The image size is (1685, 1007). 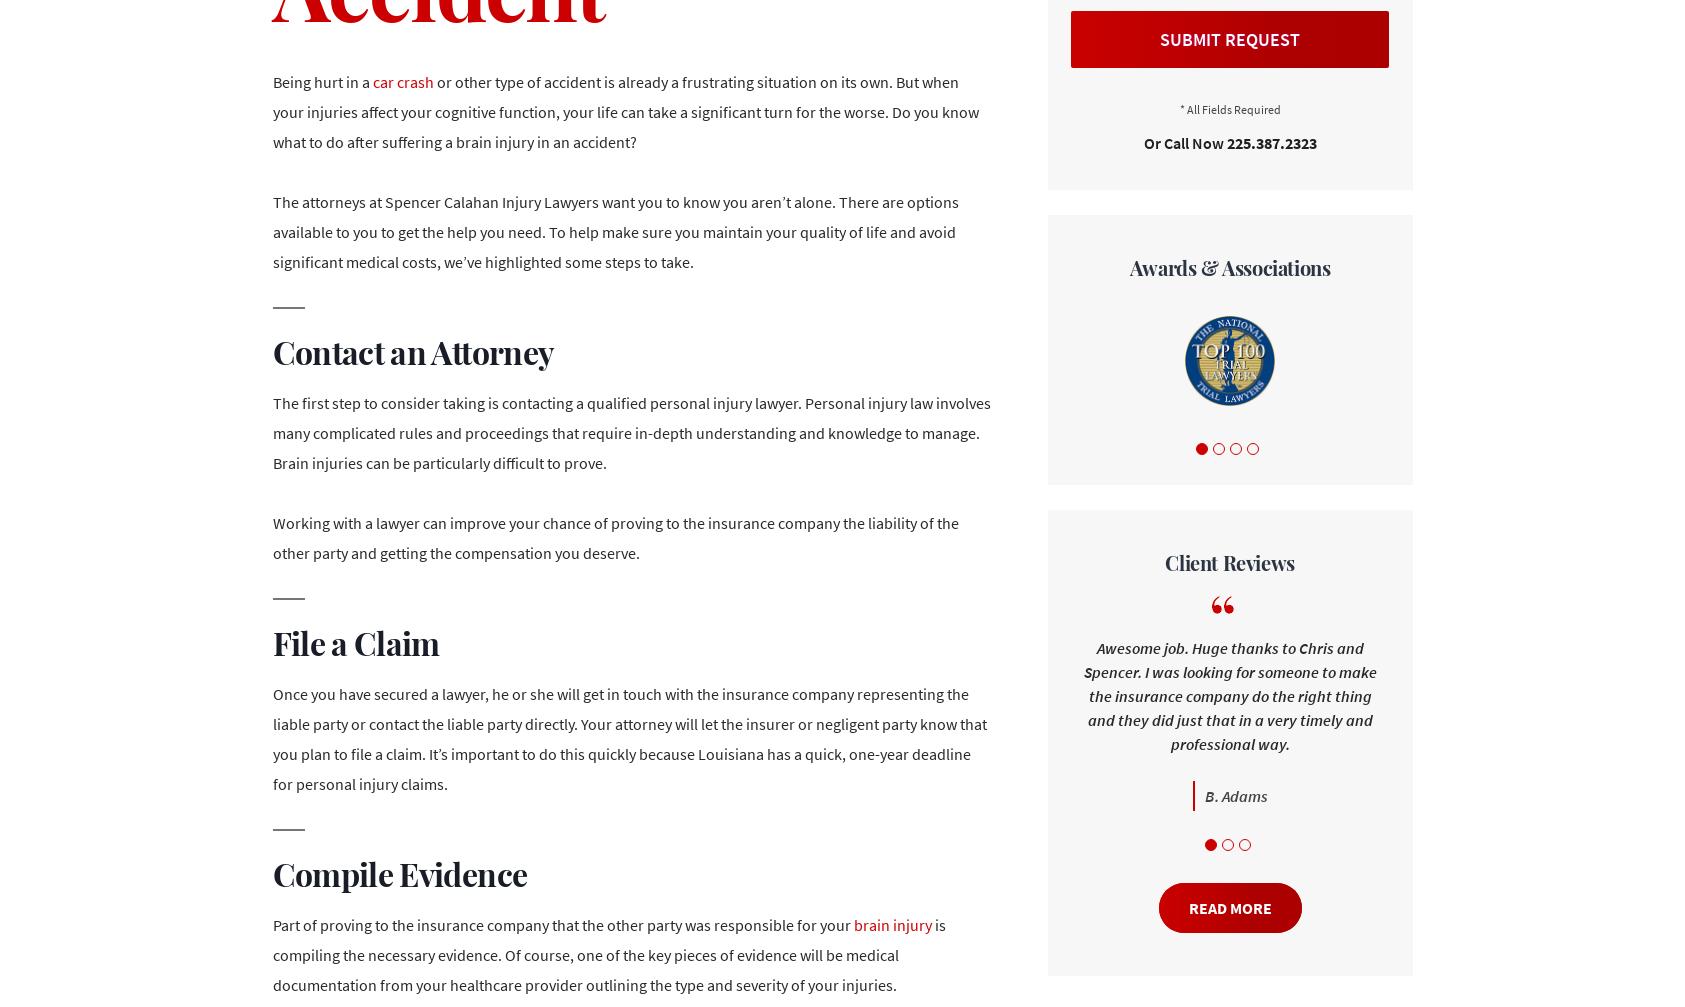 I want to click on 'Once you have secured a lawyer, he or she will get in touch with the insurance company representing the liable party or contact the liable party directly. Your attorney will let the insurer or negligent party know that you plan to file a claim. It’s important to do this quickly because Louisiana has a quick, one-year deadline for personal injury claims.', so click(x=629, y=738).